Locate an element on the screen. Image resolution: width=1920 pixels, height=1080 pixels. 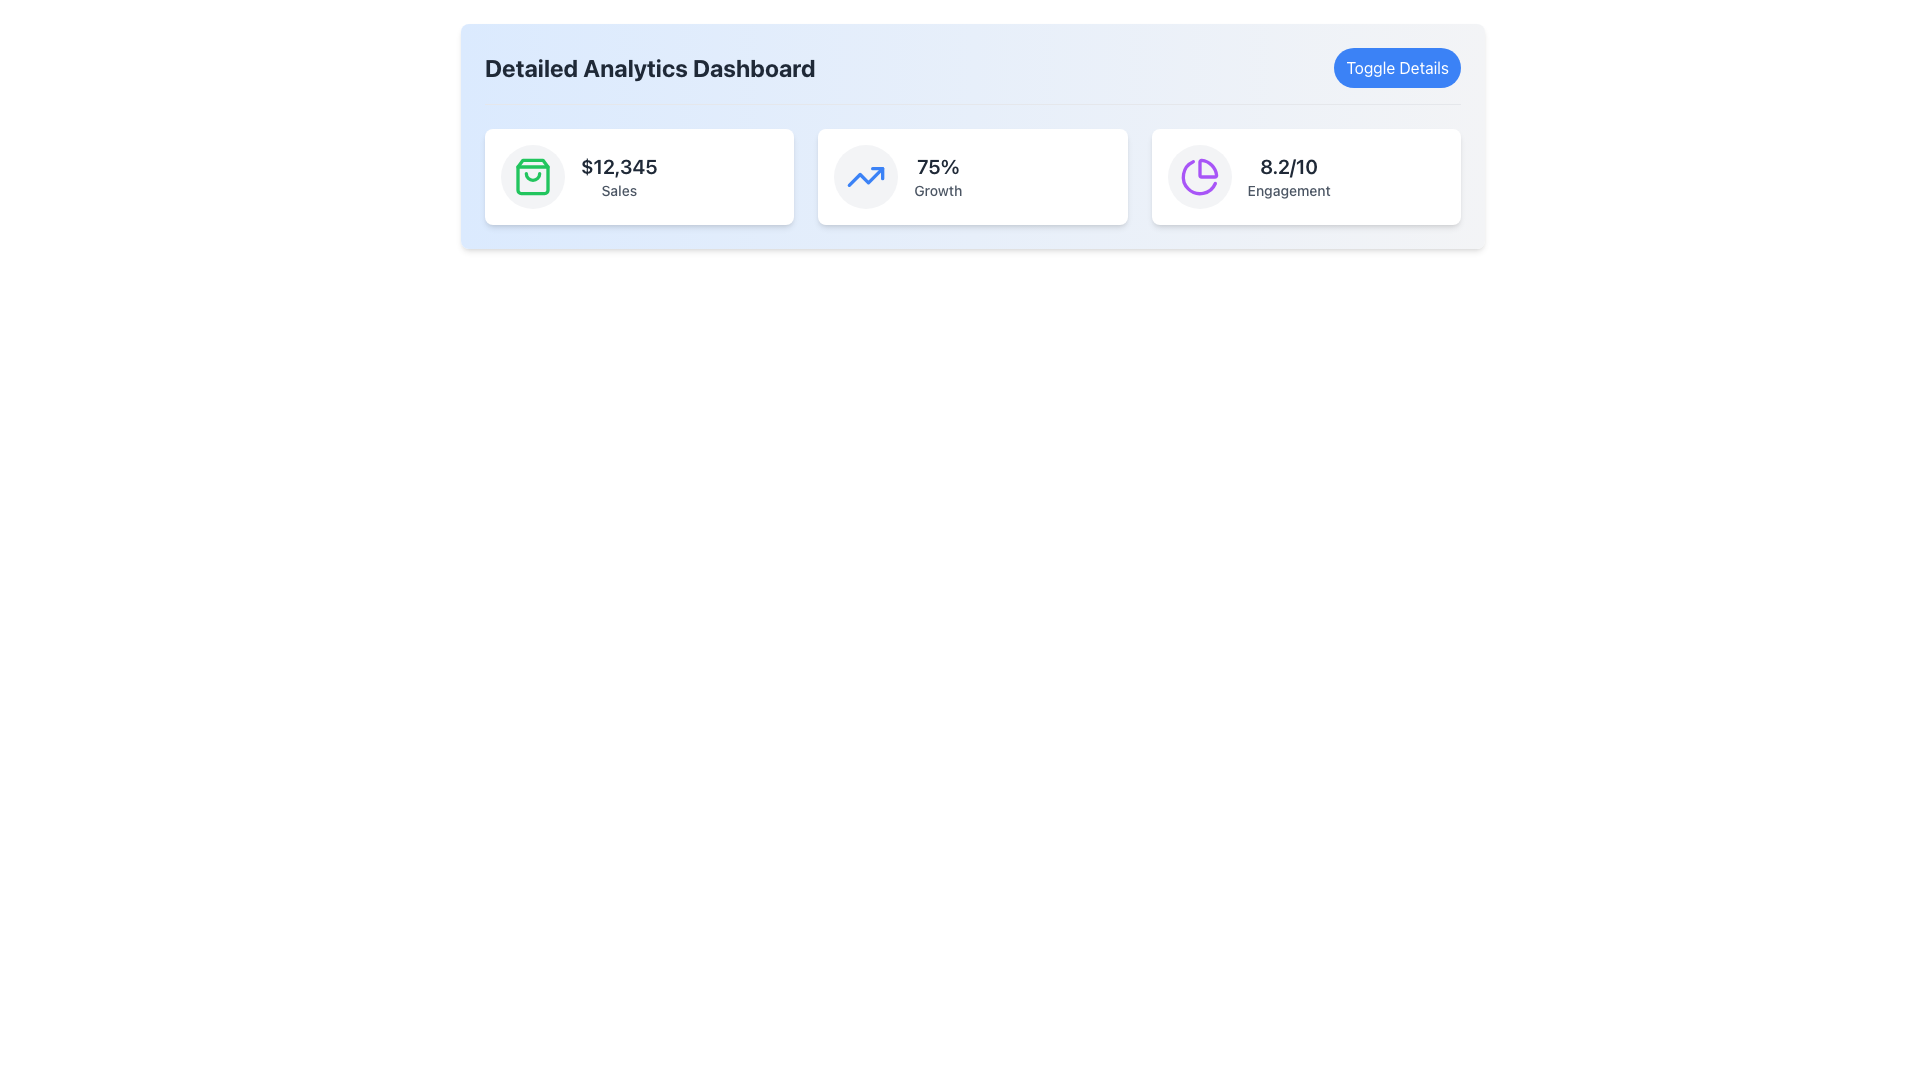
the shopping-related icon within a circular background, located on the left side of the card panel displaying '$12,345' and 'Sales' is located at coordinates (532, 176).